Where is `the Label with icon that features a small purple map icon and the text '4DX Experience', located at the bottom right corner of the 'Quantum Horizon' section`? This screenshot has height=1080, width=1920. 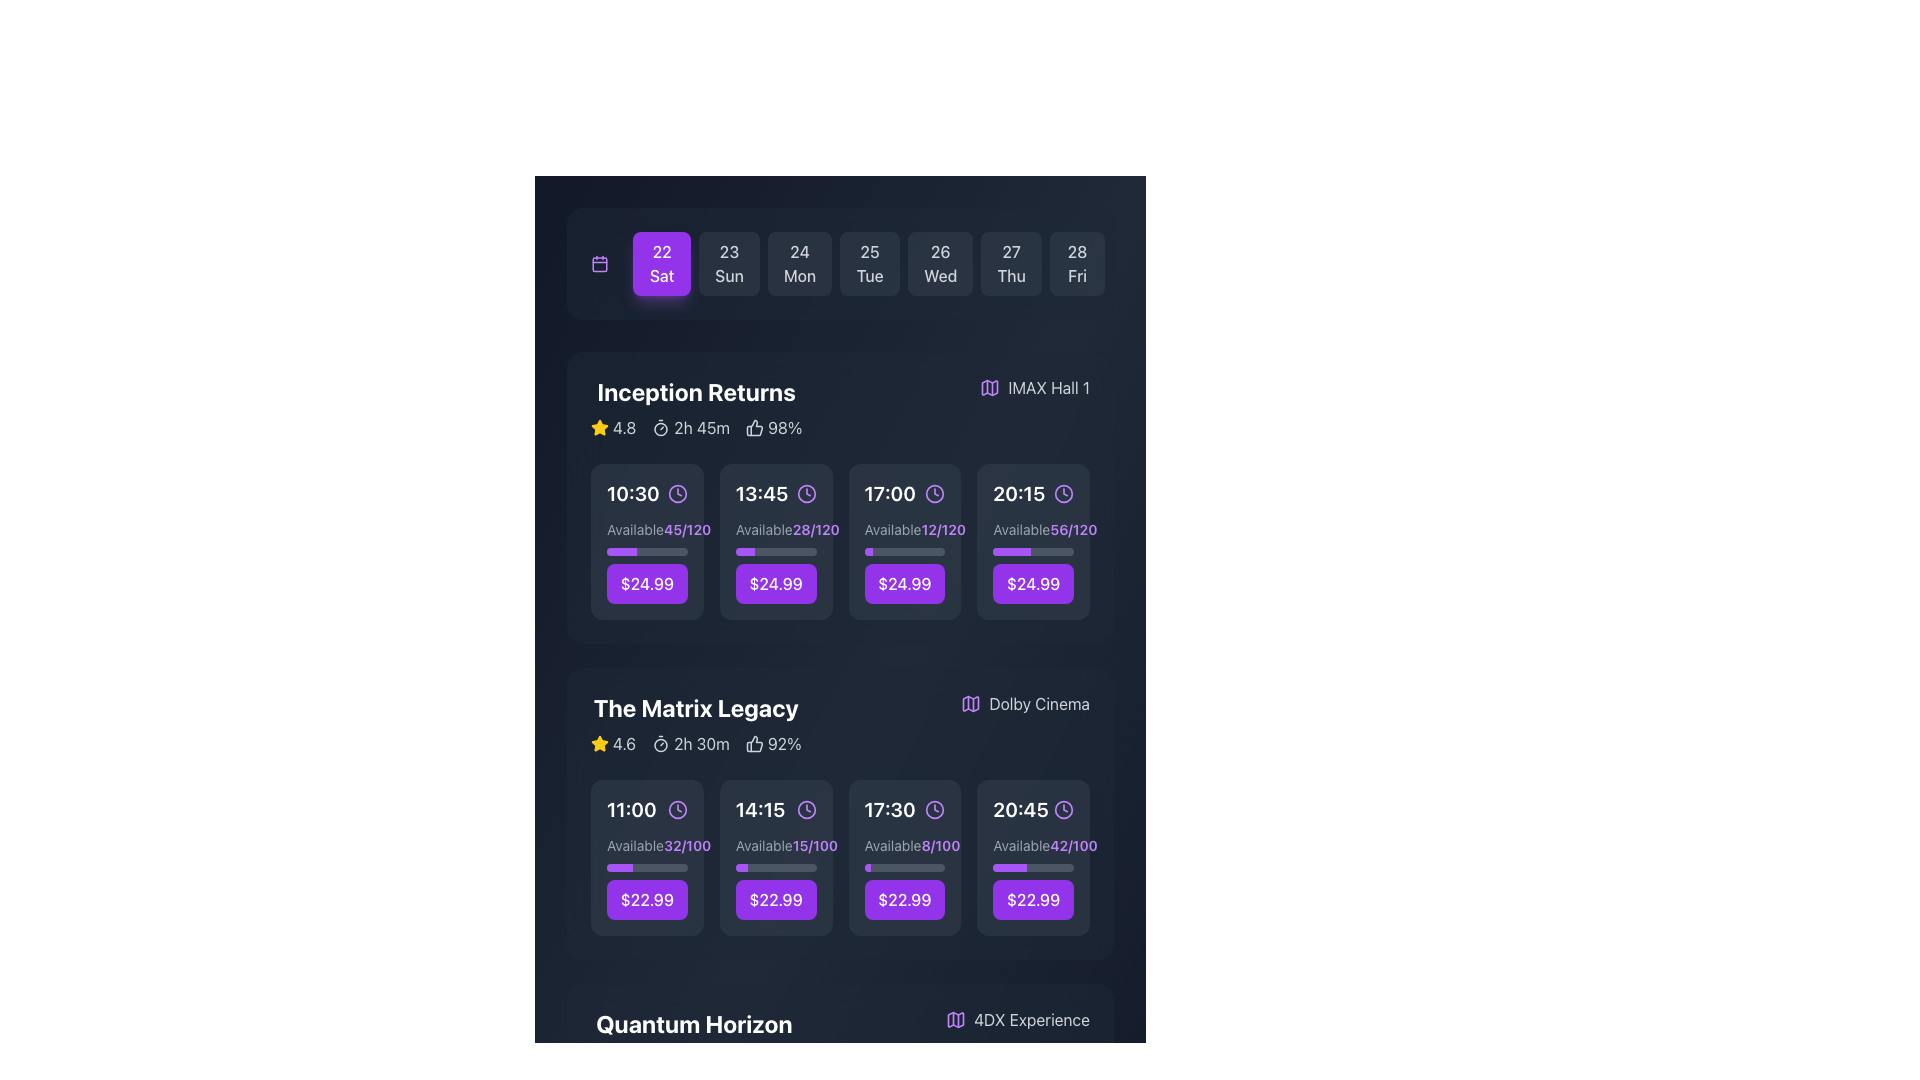
the Label with icon that features a small purple map icon and the text '4DX Experience', located at the bottom right corner of the 'Quantum Horizon' section is located at coordinates (1017, 1019).